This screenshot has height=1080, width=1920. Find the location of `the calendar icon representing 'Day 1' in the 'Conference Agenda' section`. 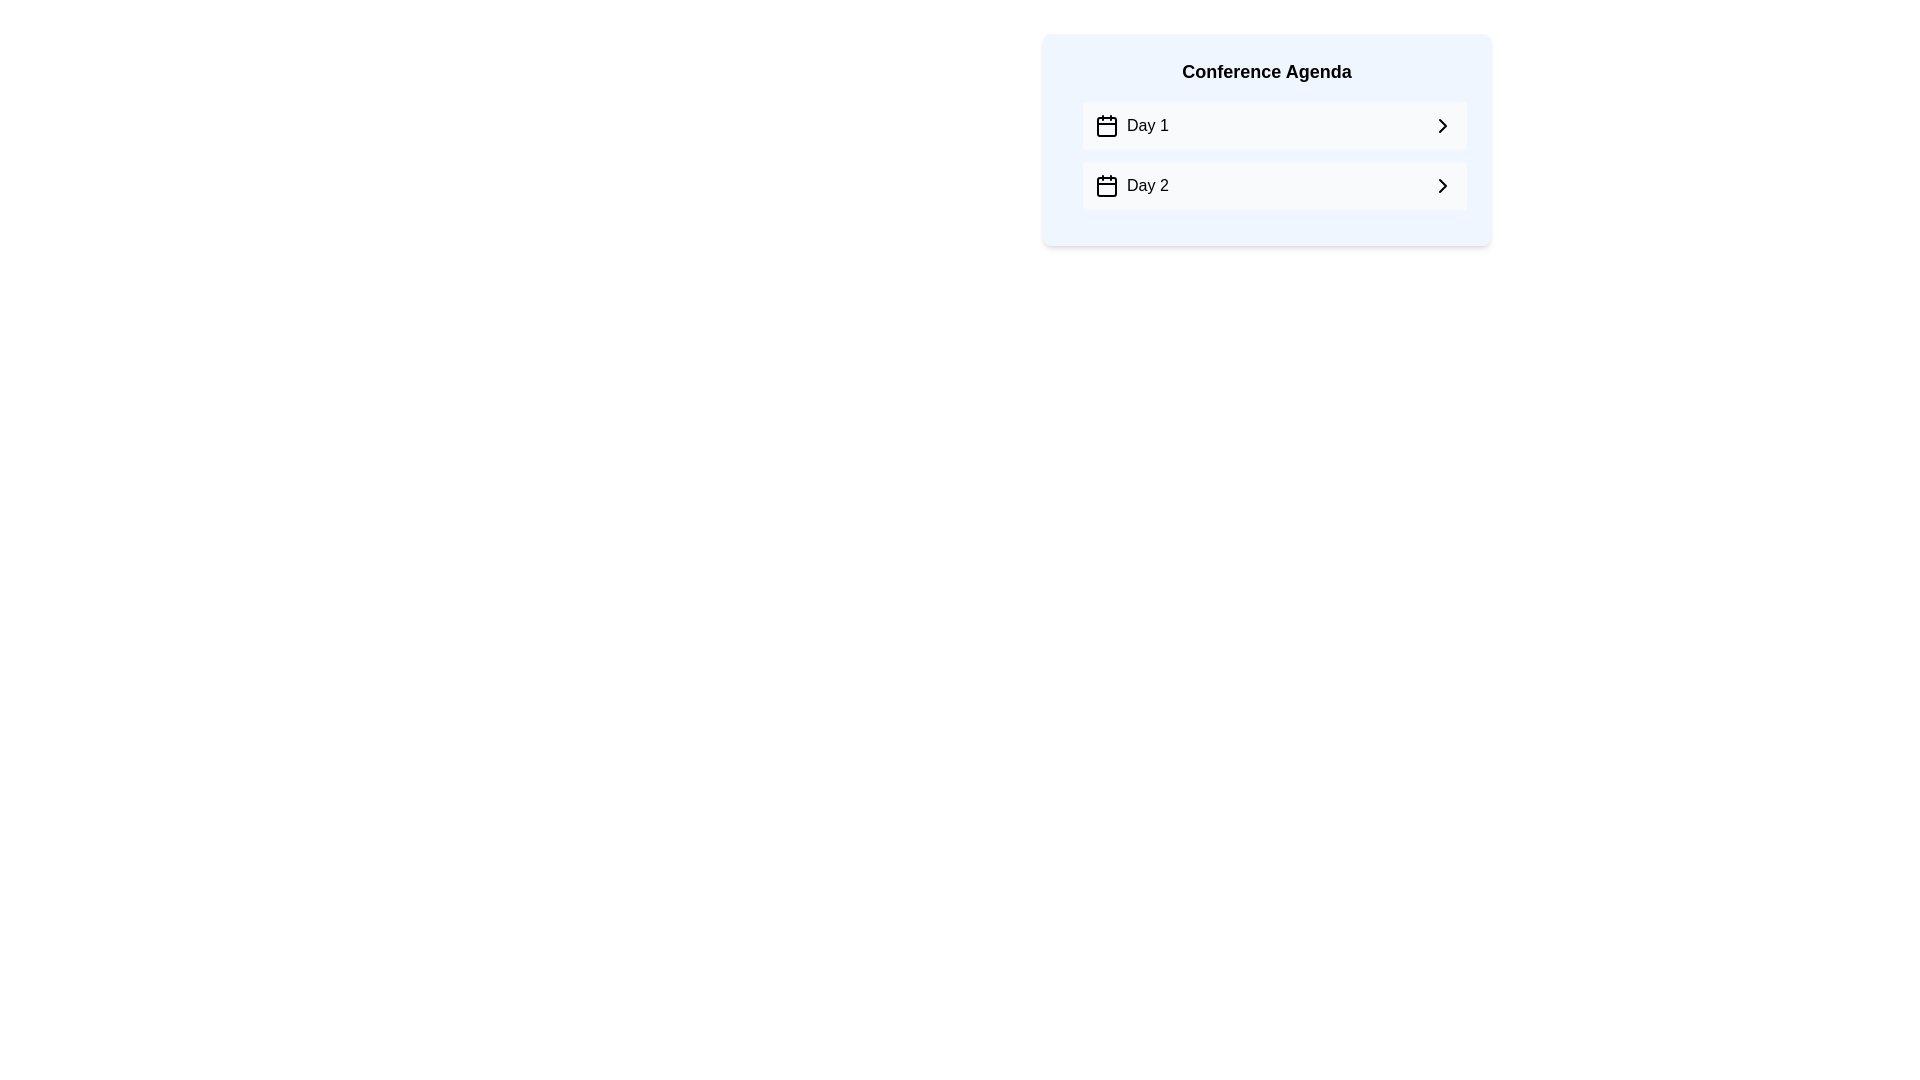

the calendar icon representing 'Day 1' in the 'Conference Agenda' section is located at coordinates (1106, 126).